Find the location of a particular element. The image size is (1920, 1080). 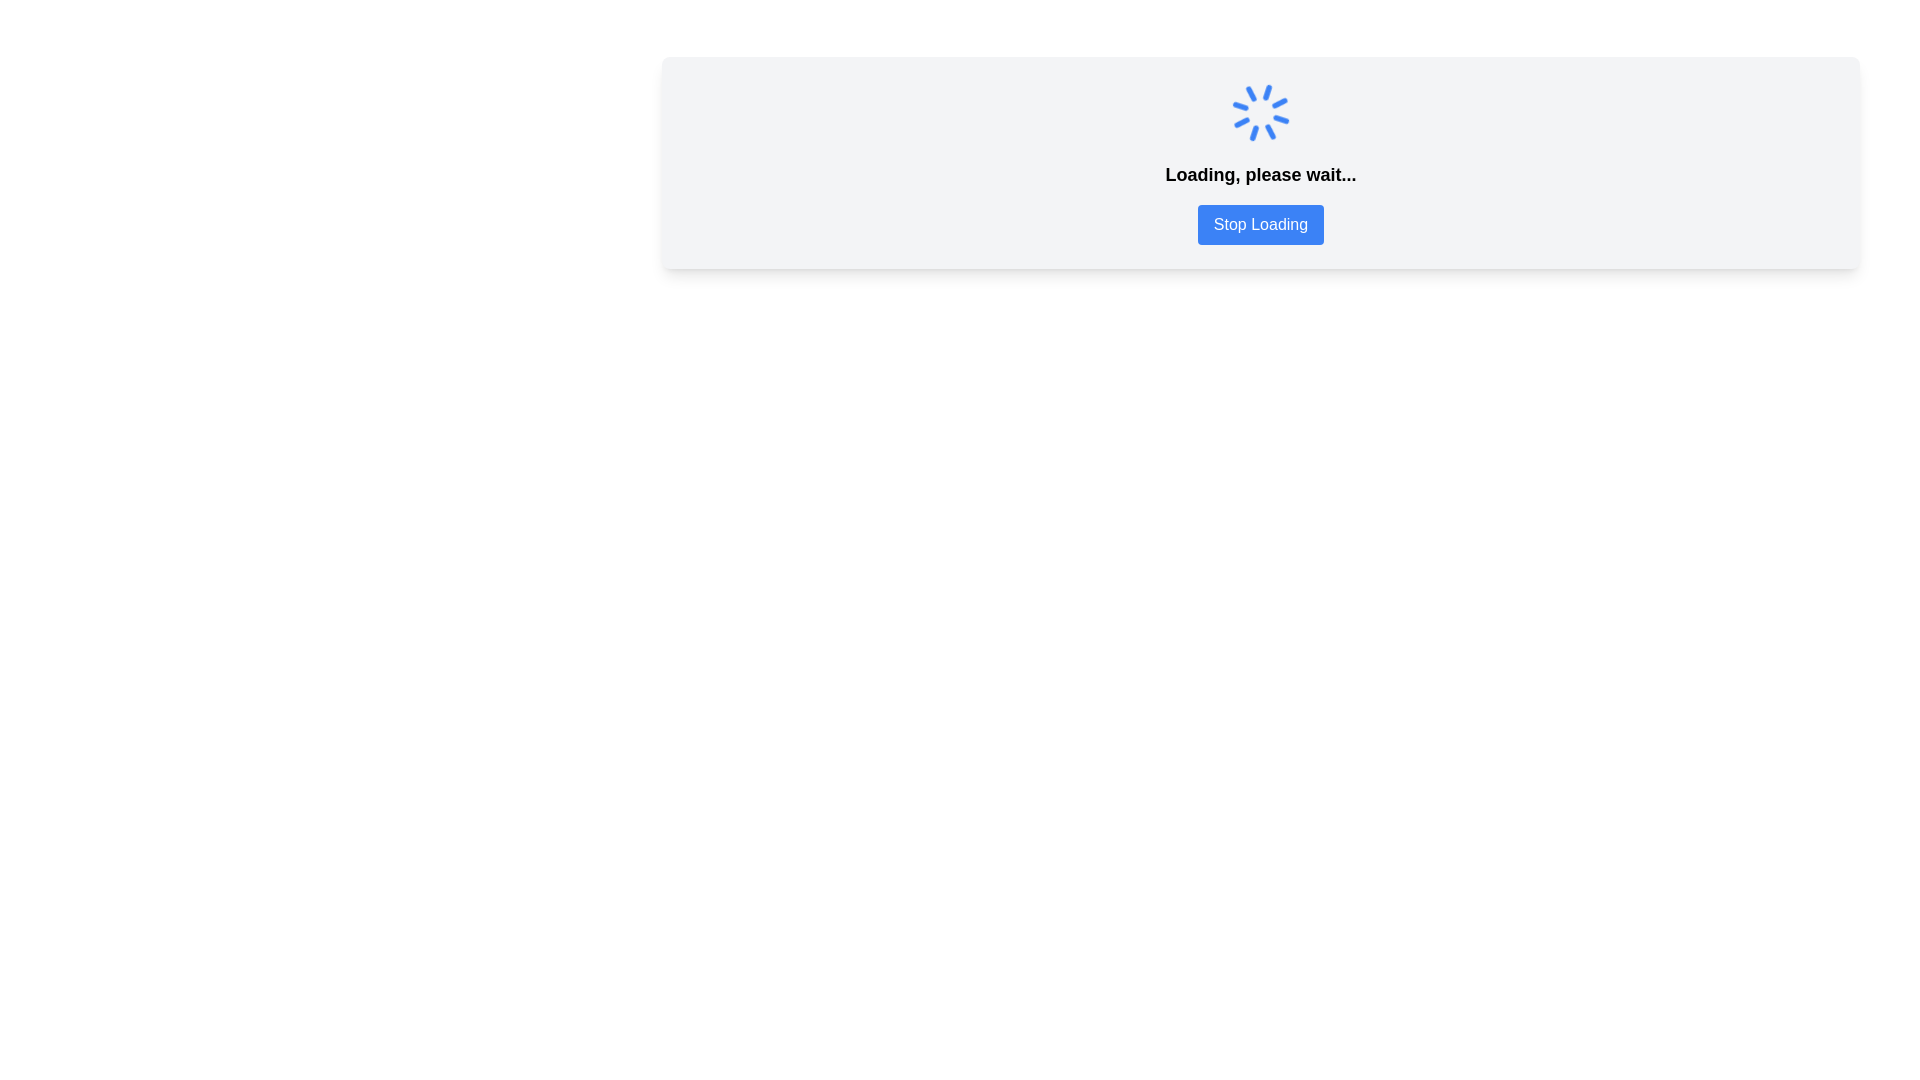

the rectangular blue button with white text reading 'Stop Loading' to change its color is located at coordinates (1260, 224).